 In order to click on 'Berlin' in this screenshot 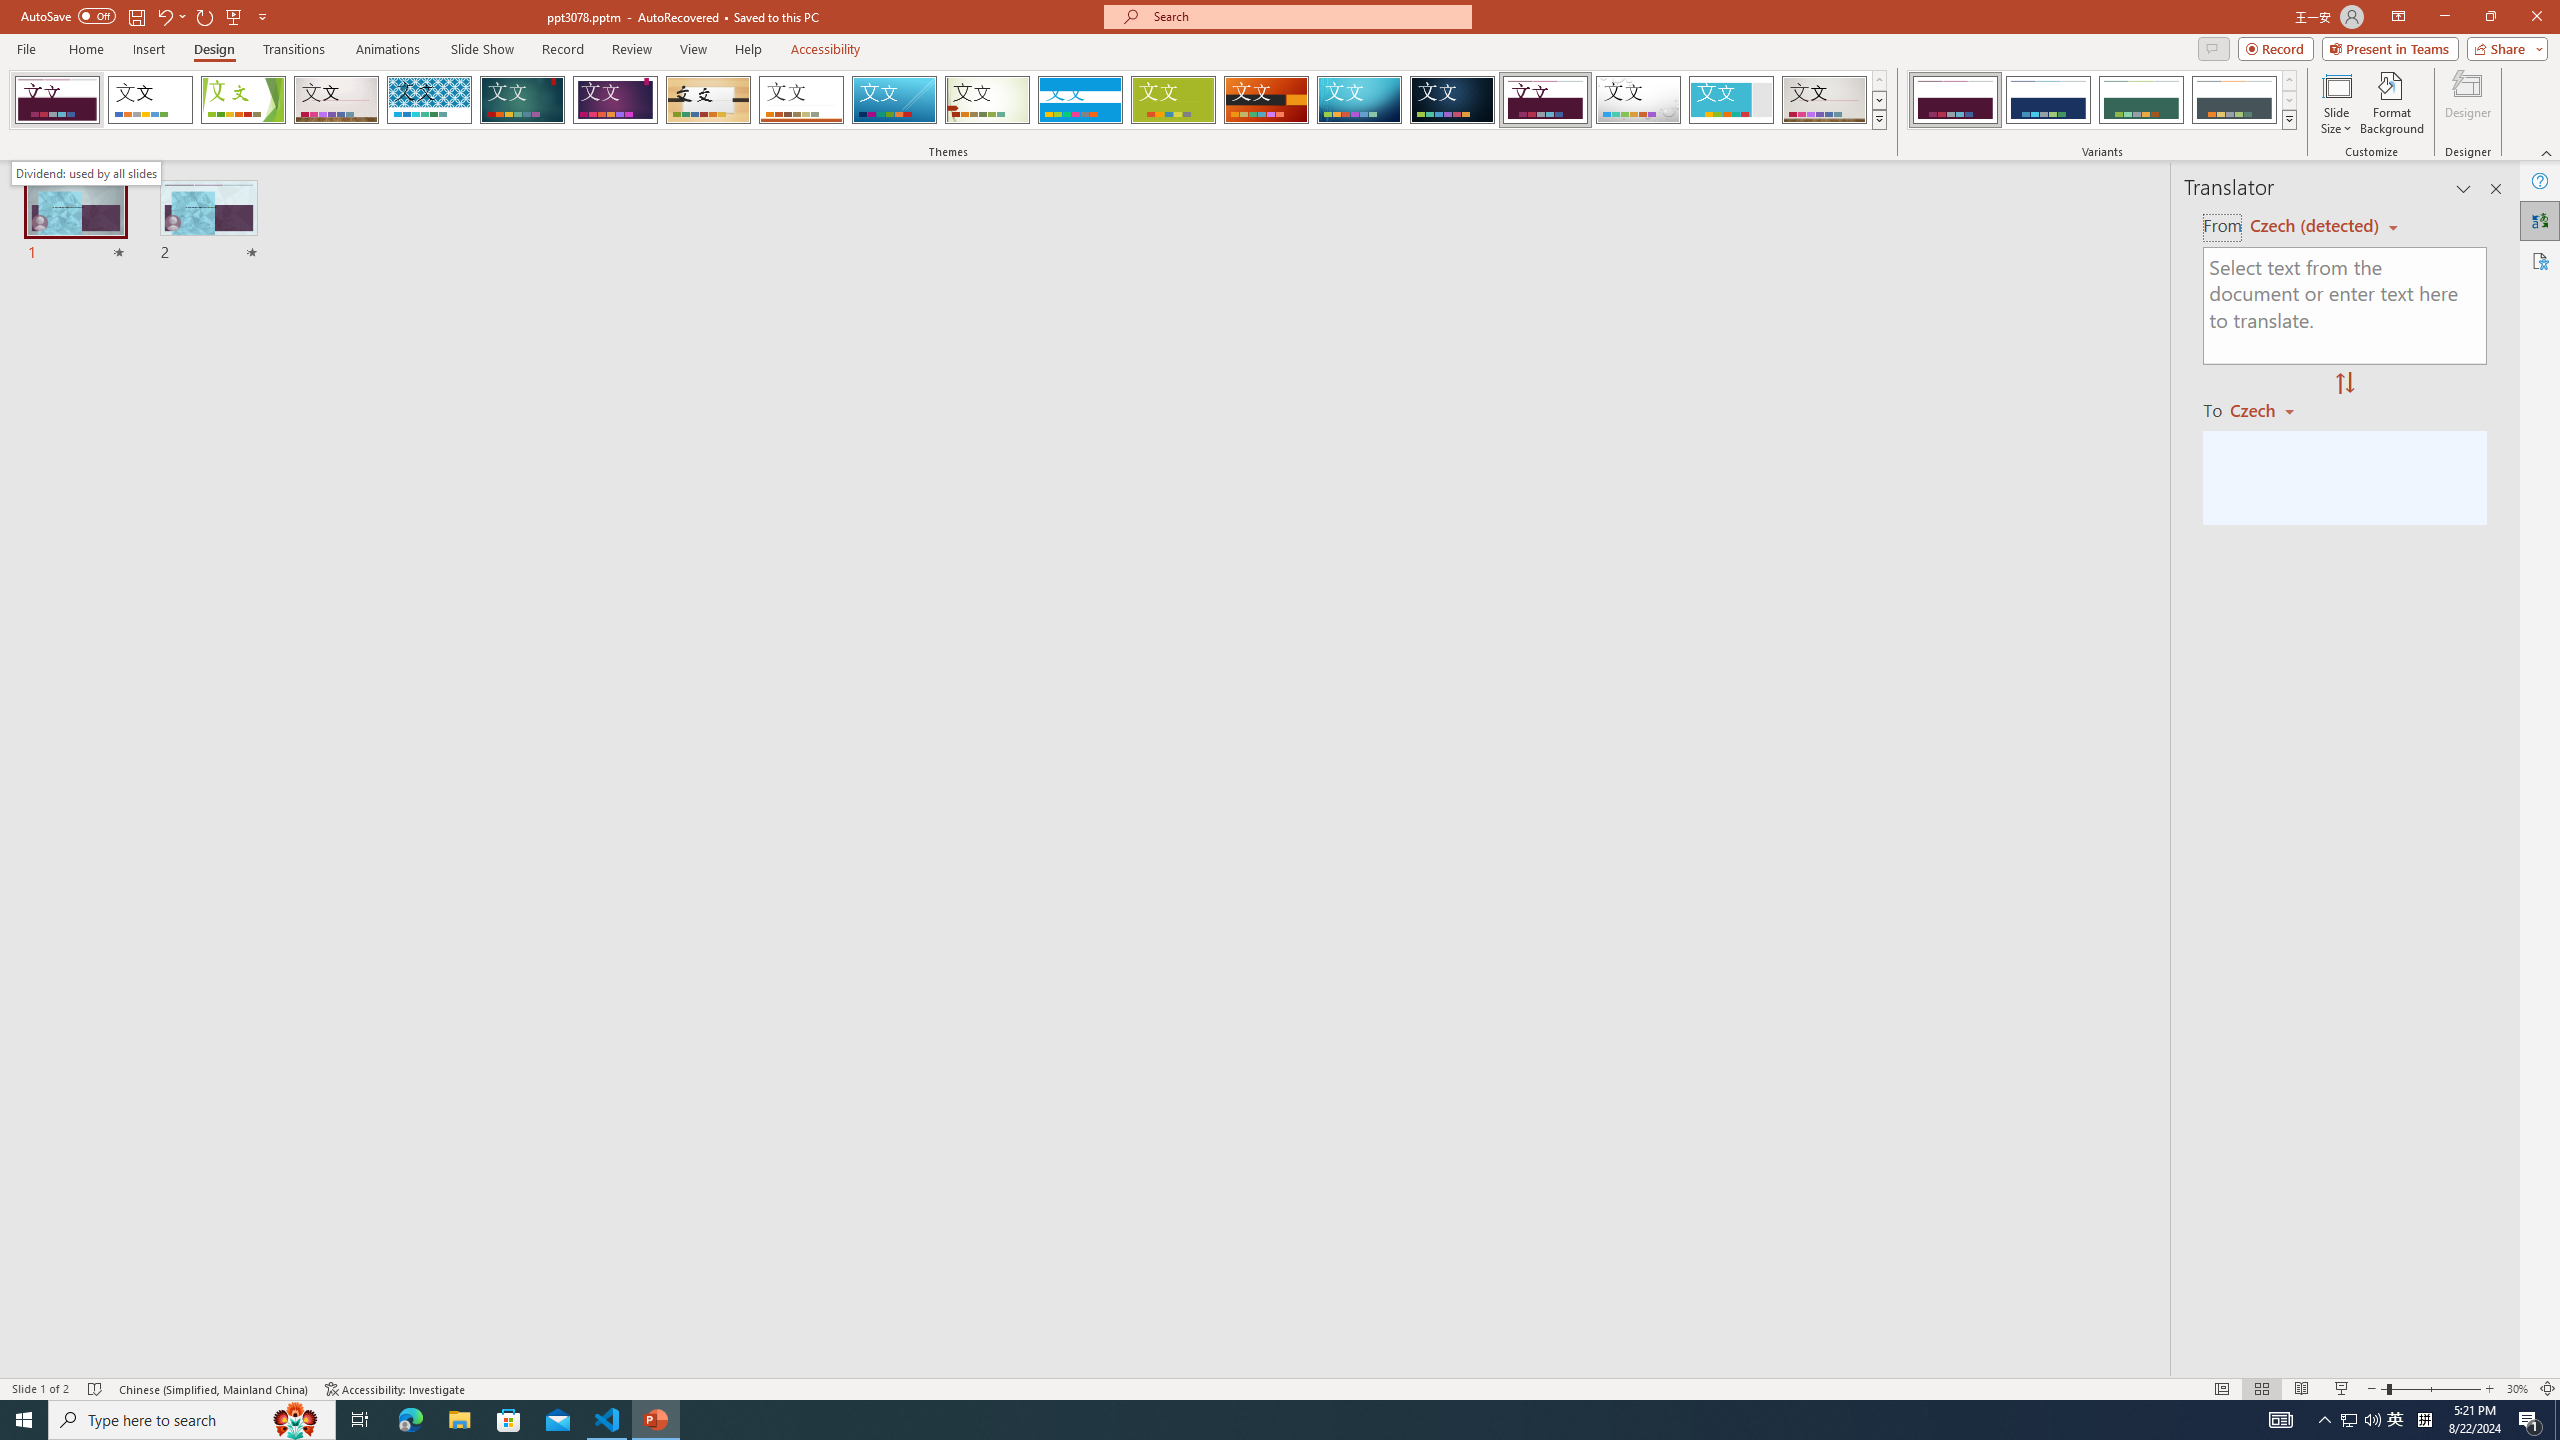, I will do `click(1267, 99)`.